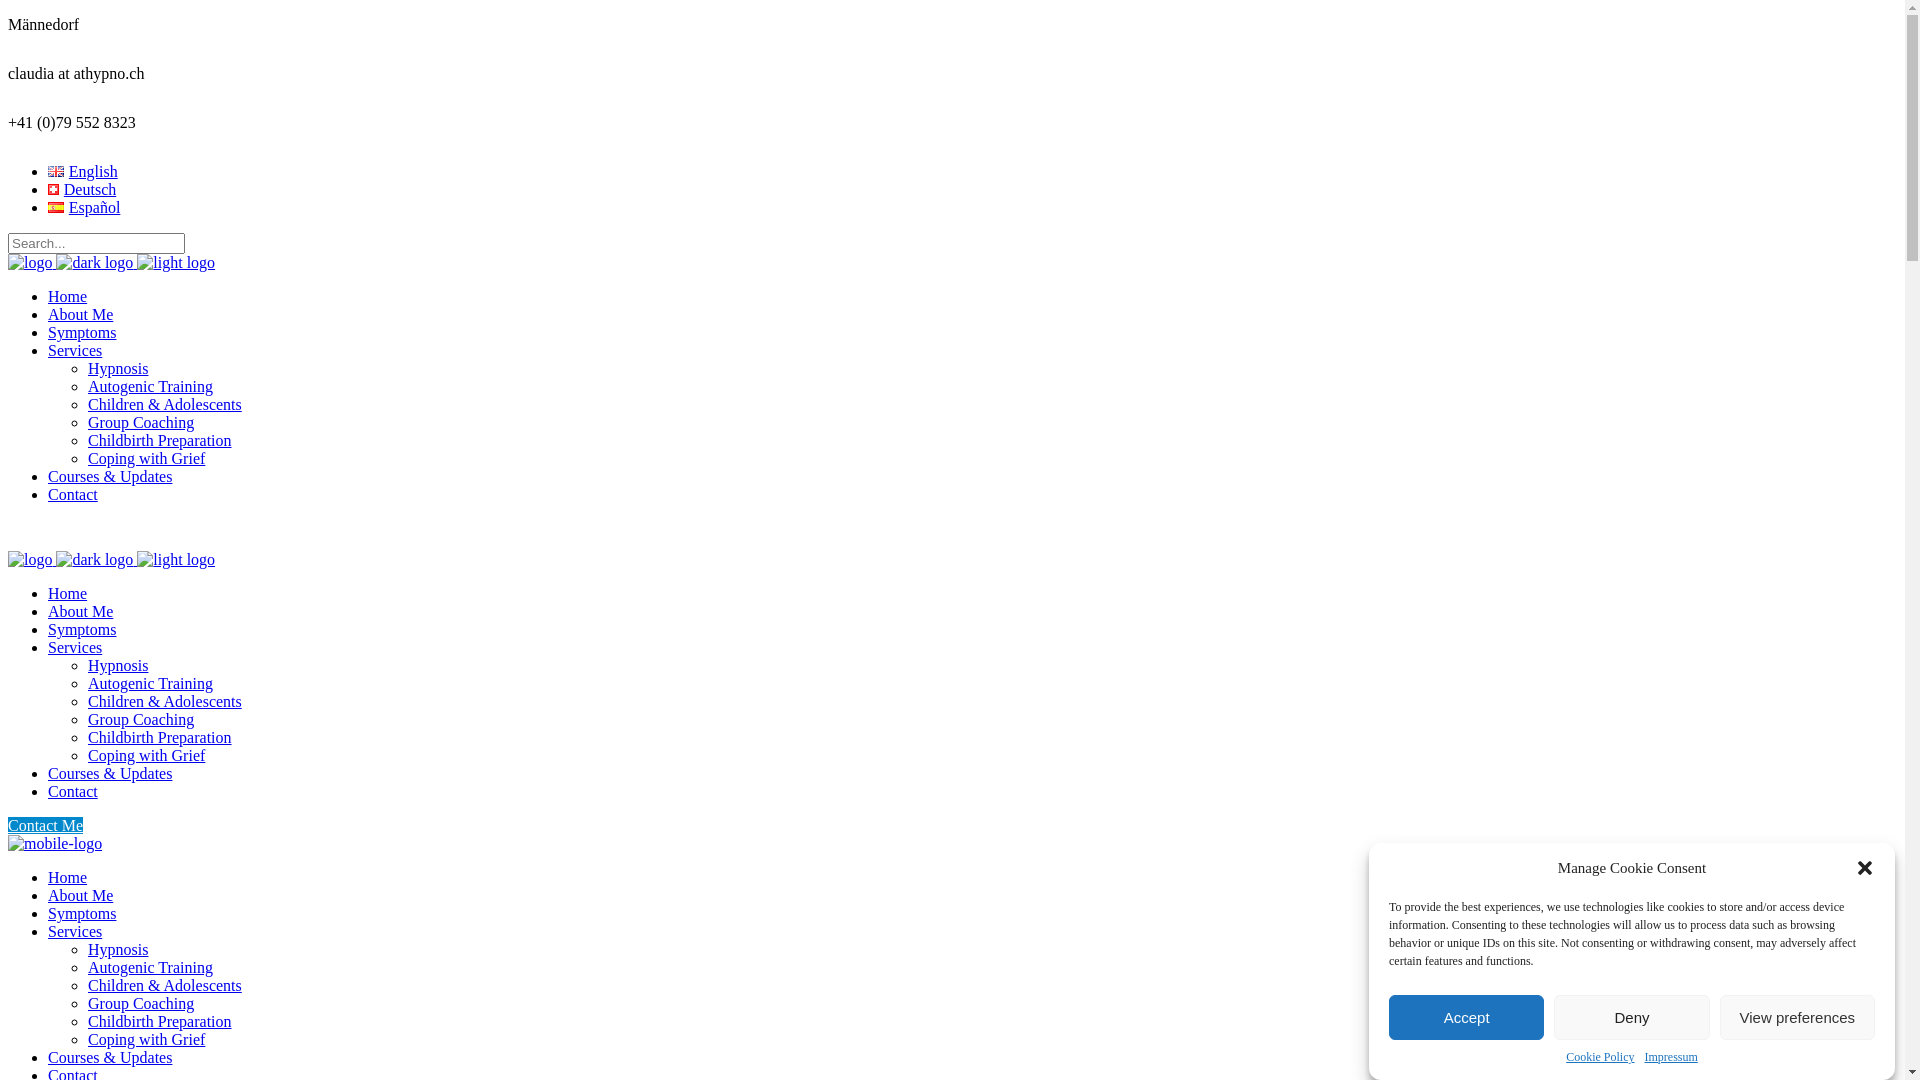 The image size is (1920, 1080). What do you see at coordinates (48, 189) in the screenshot?
I see `'Deutsch'` at bounding box center [48, 189].